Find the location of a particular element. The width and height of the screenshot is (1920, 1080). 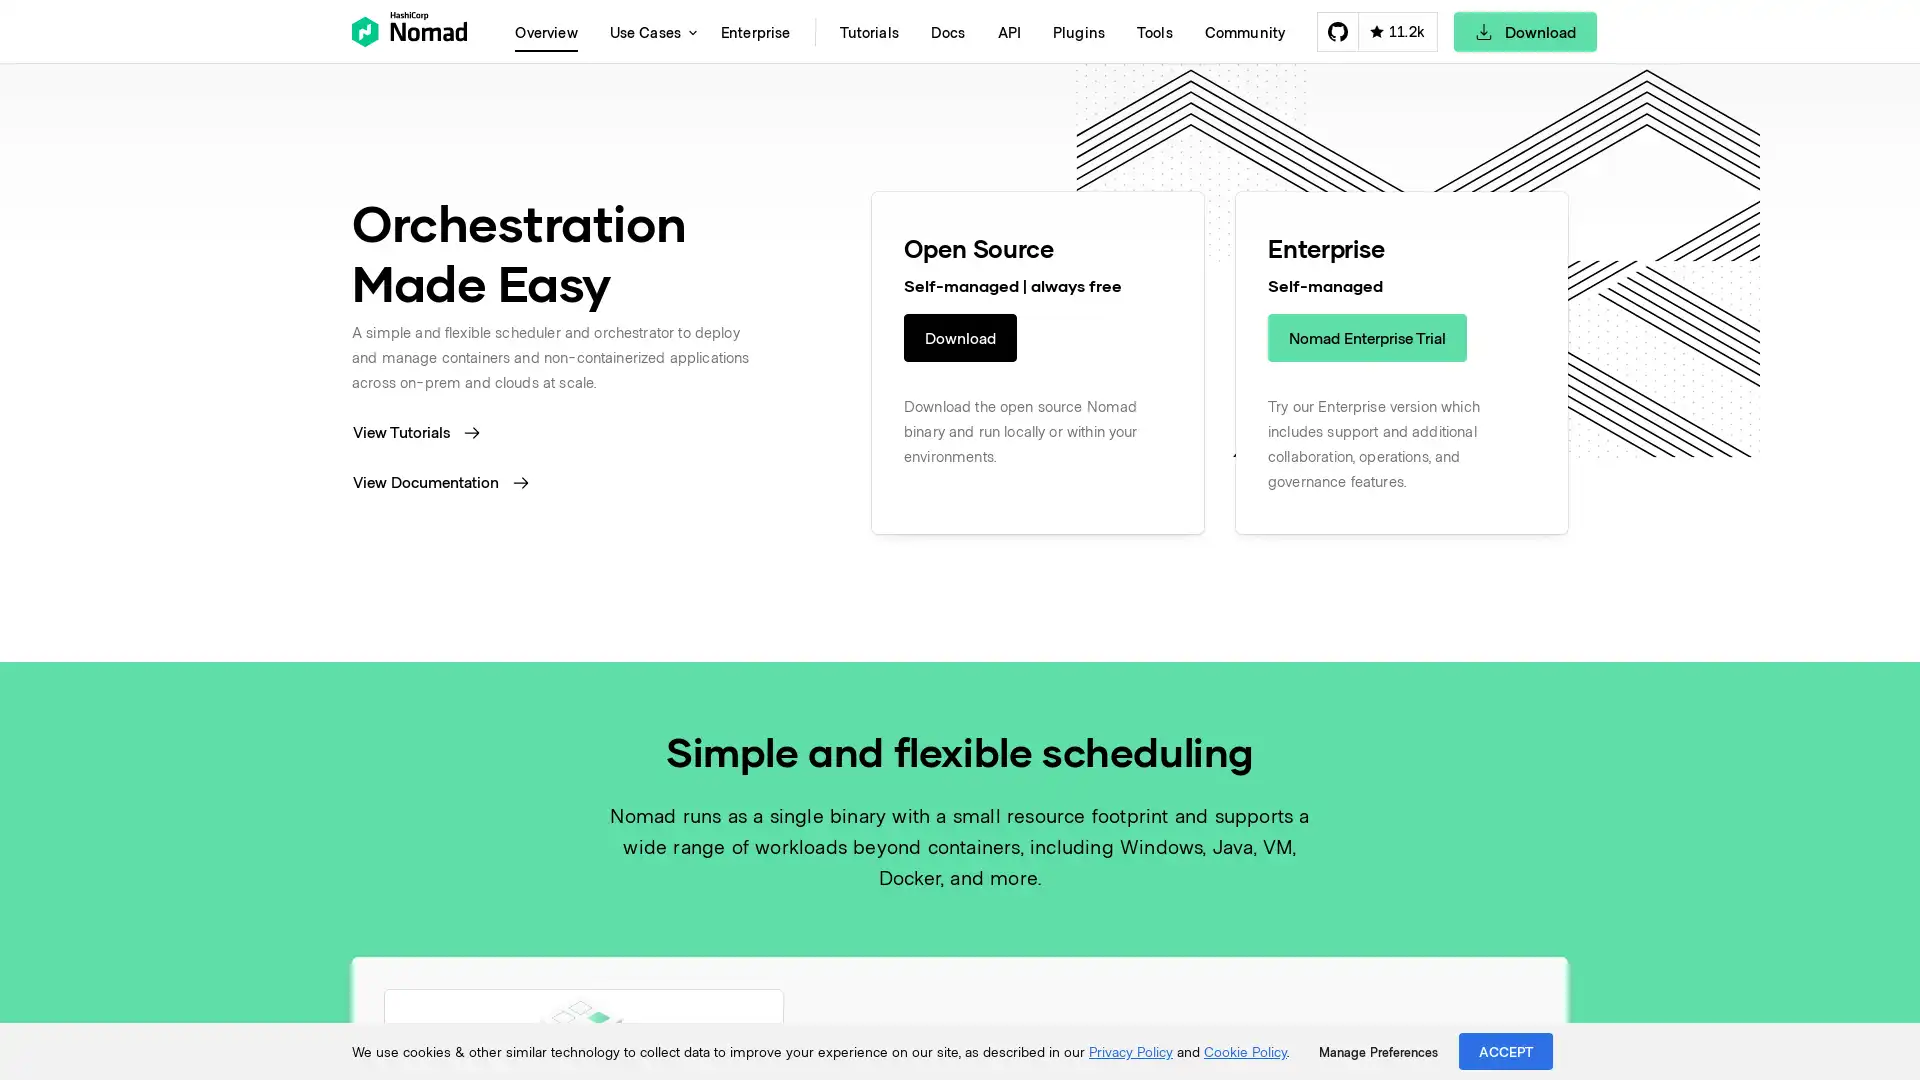

Use Cases is located at coordinates (648, 31).